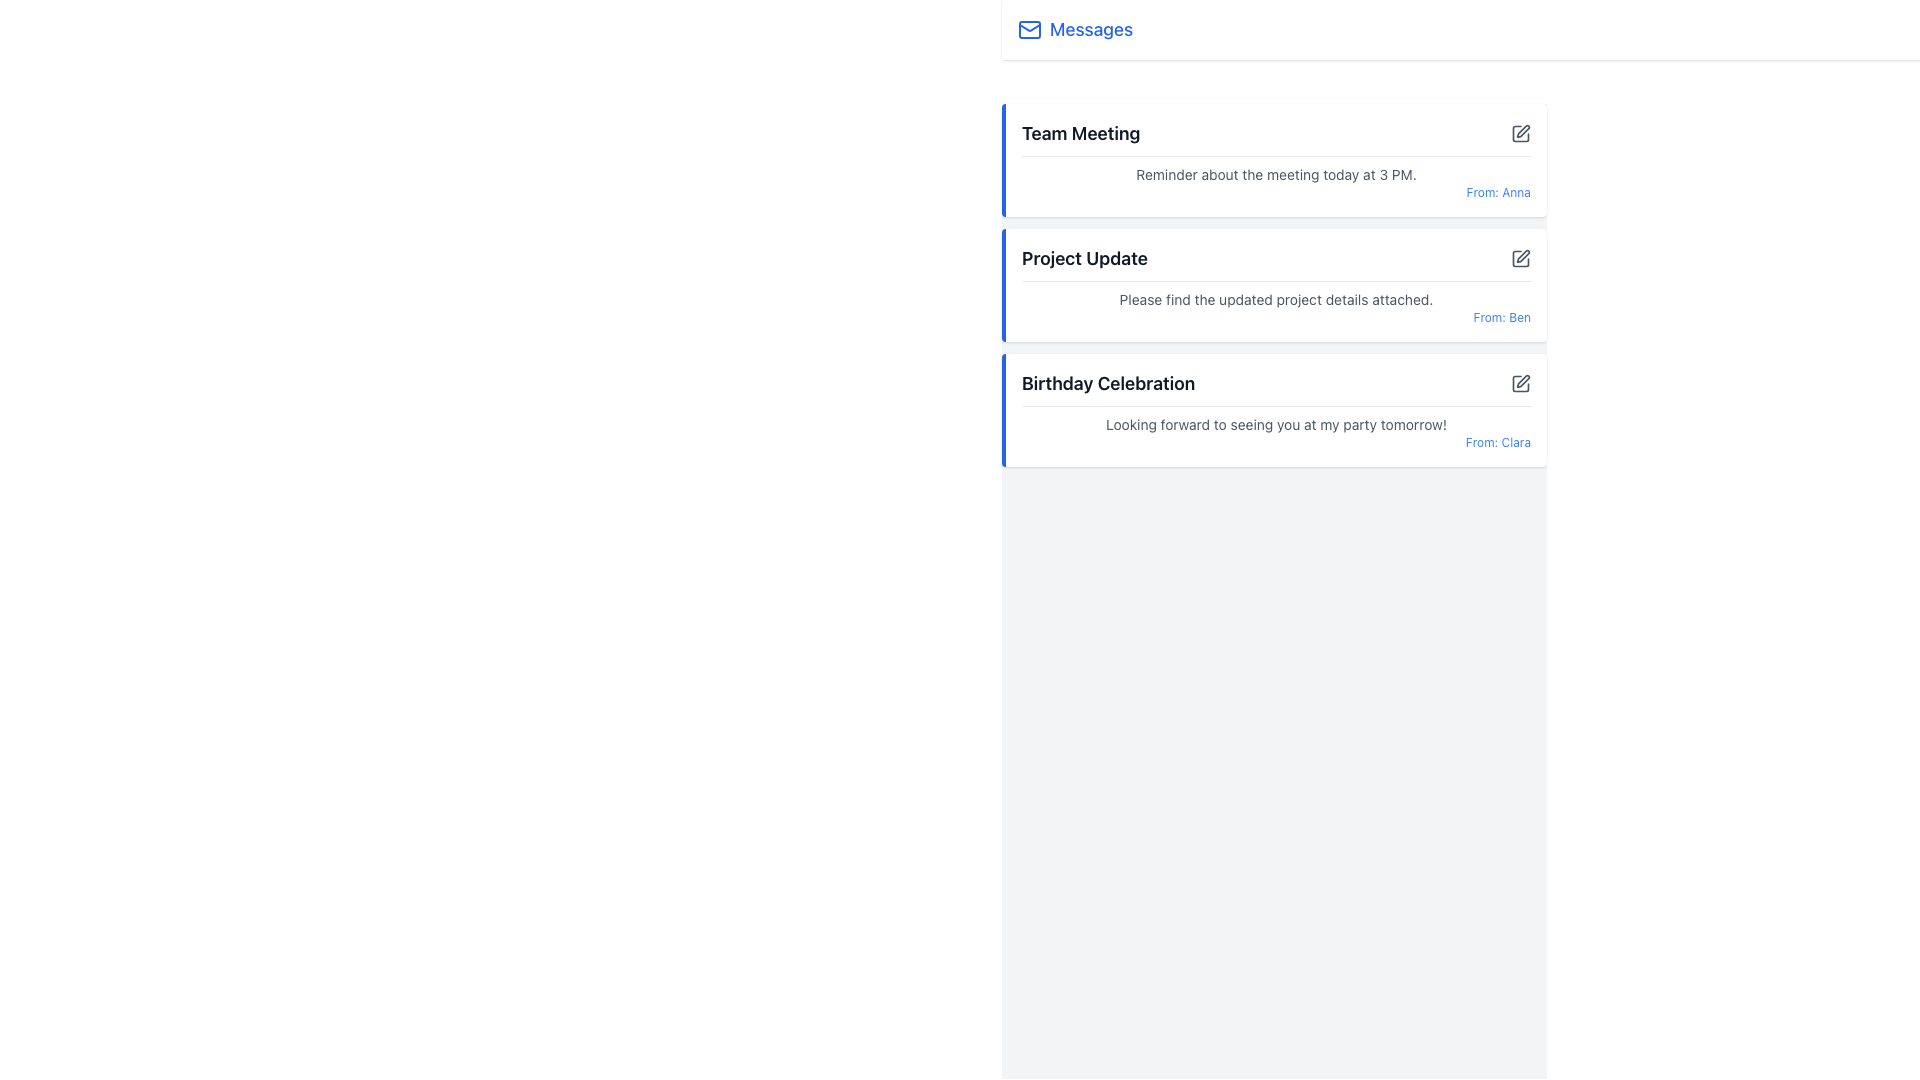 This screenshot has width=1920, height=1080. Describe the element at coordinates (1522, 381) in the screenshot. I see `the editing icon within the interactive button located at the top-right corner of the message box labeled 'Birthday Celebration'` at that location.